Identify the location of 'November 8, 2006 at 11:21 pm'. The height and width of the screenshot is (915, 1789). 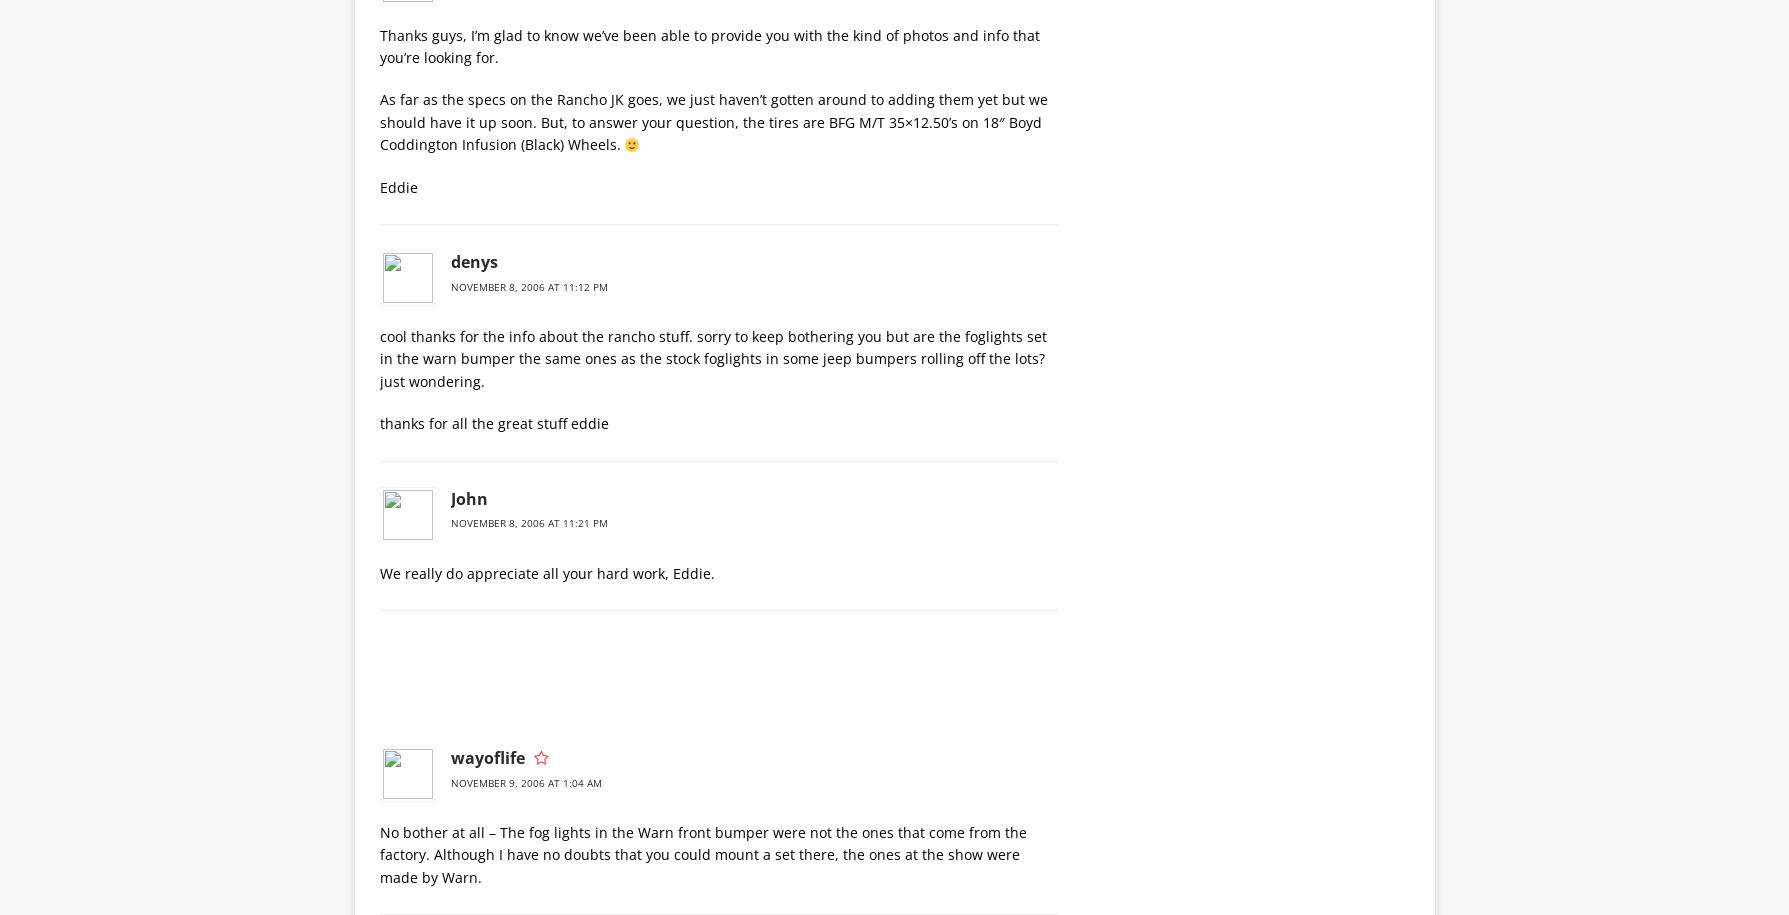
(527, 523).